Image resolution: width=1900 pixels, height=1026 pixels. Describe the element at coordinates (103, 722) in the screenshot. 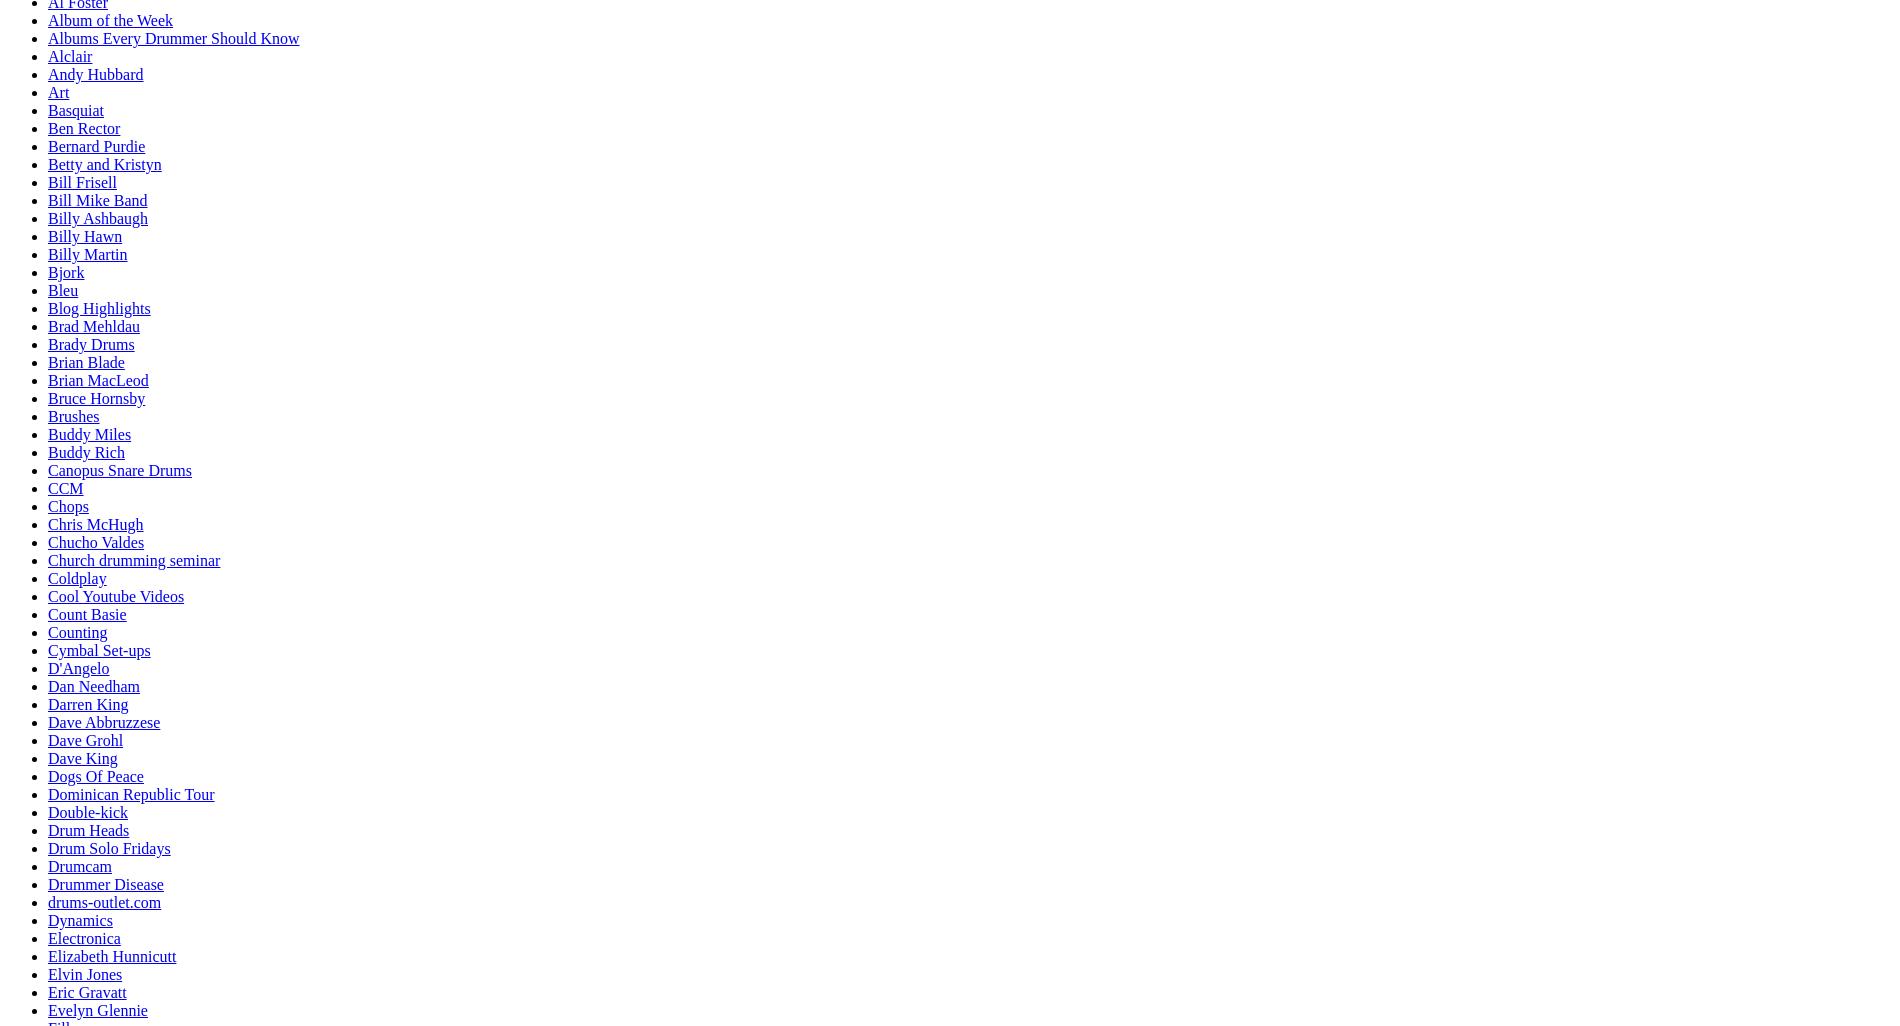

I see `'Dave Abbruzzese'` at that location.